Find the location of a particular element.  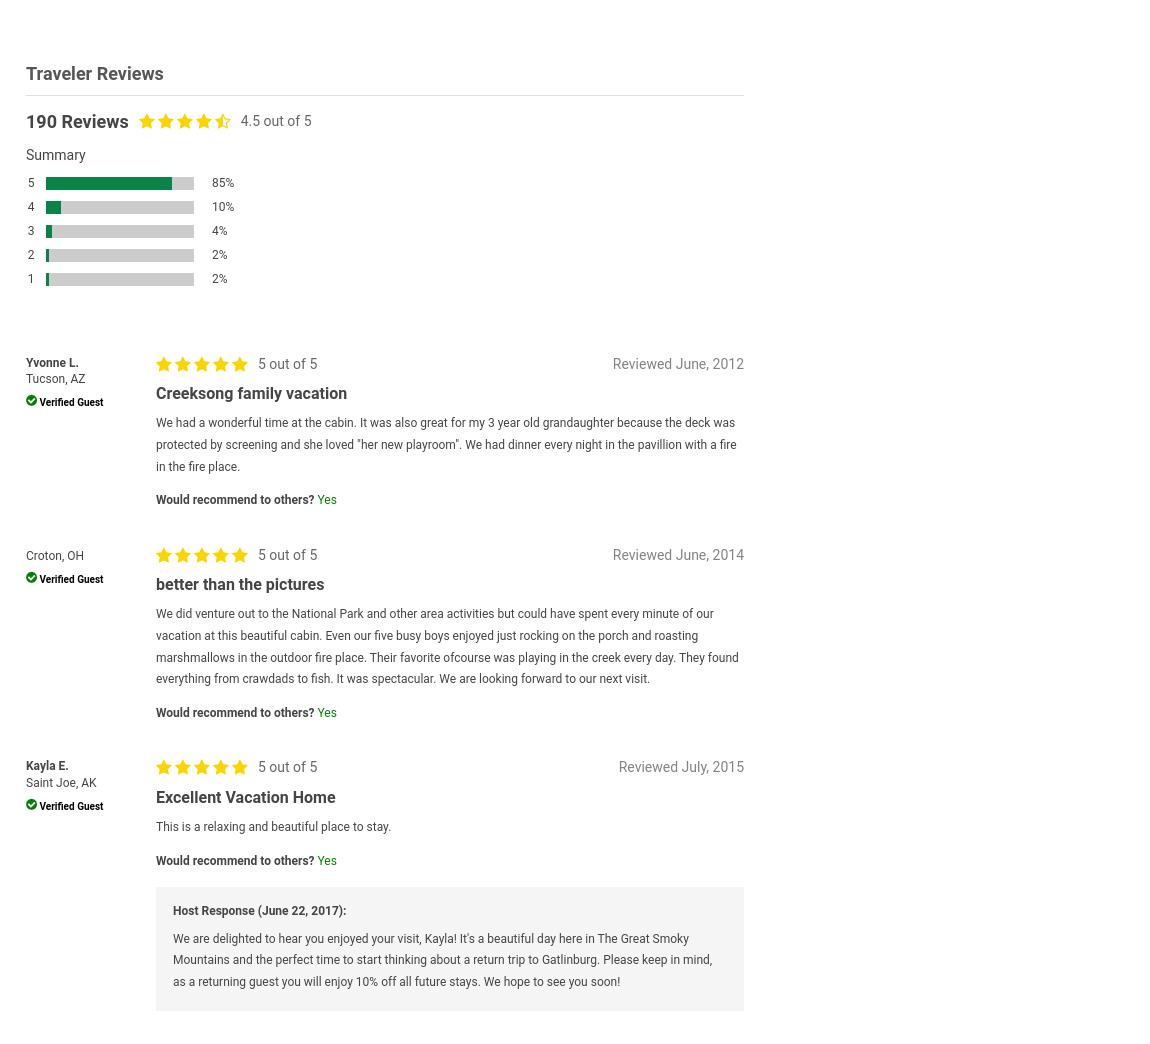

'4%' is located at coordinates (218, 231).